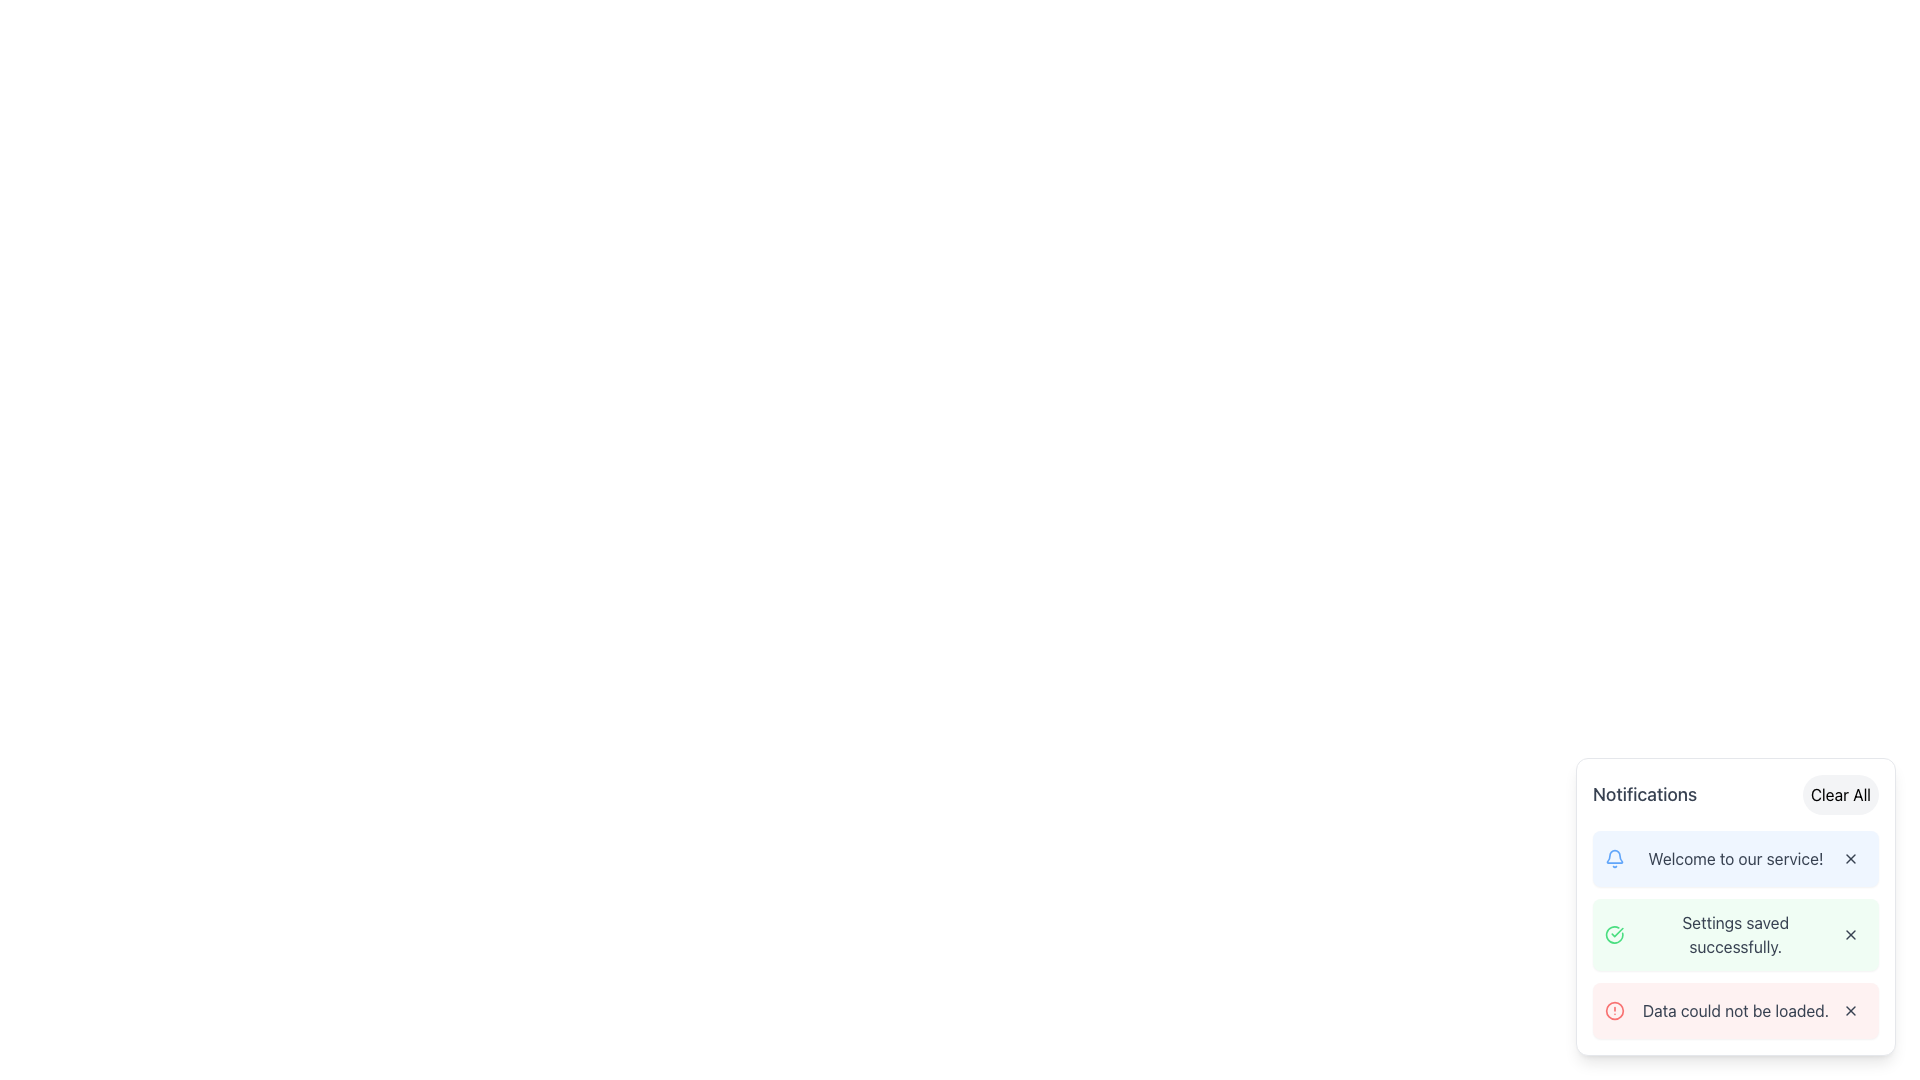 The width and height of the screenshot is (1920, 1080). Describe the element at coordinates (1614, 1010) in the screenshot. I see `the significance of the red circular icon warning sign located to the left of the notification stating 'Data could not be loaded.'` at that location.